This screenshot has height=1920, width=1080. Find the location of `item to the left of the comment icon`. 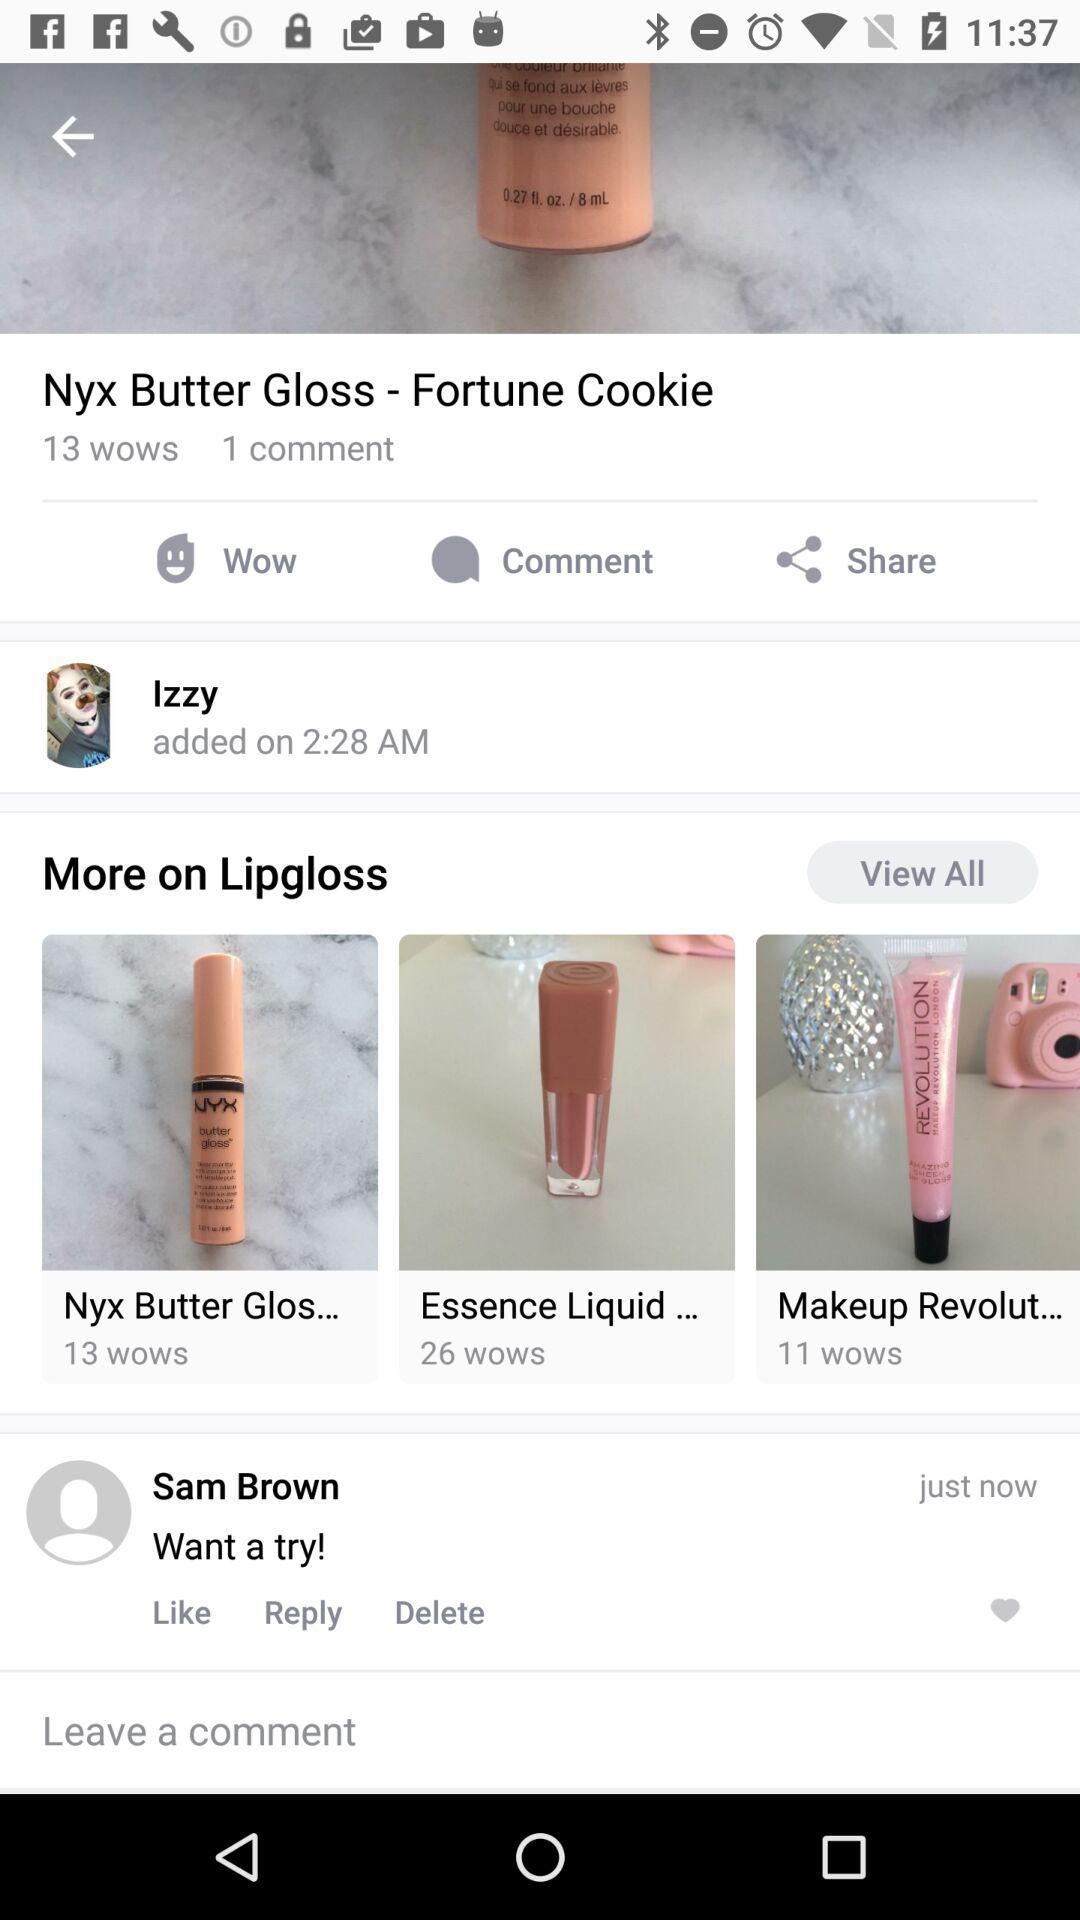

item to the left of the comment icon is located at coordinates (220, 559).